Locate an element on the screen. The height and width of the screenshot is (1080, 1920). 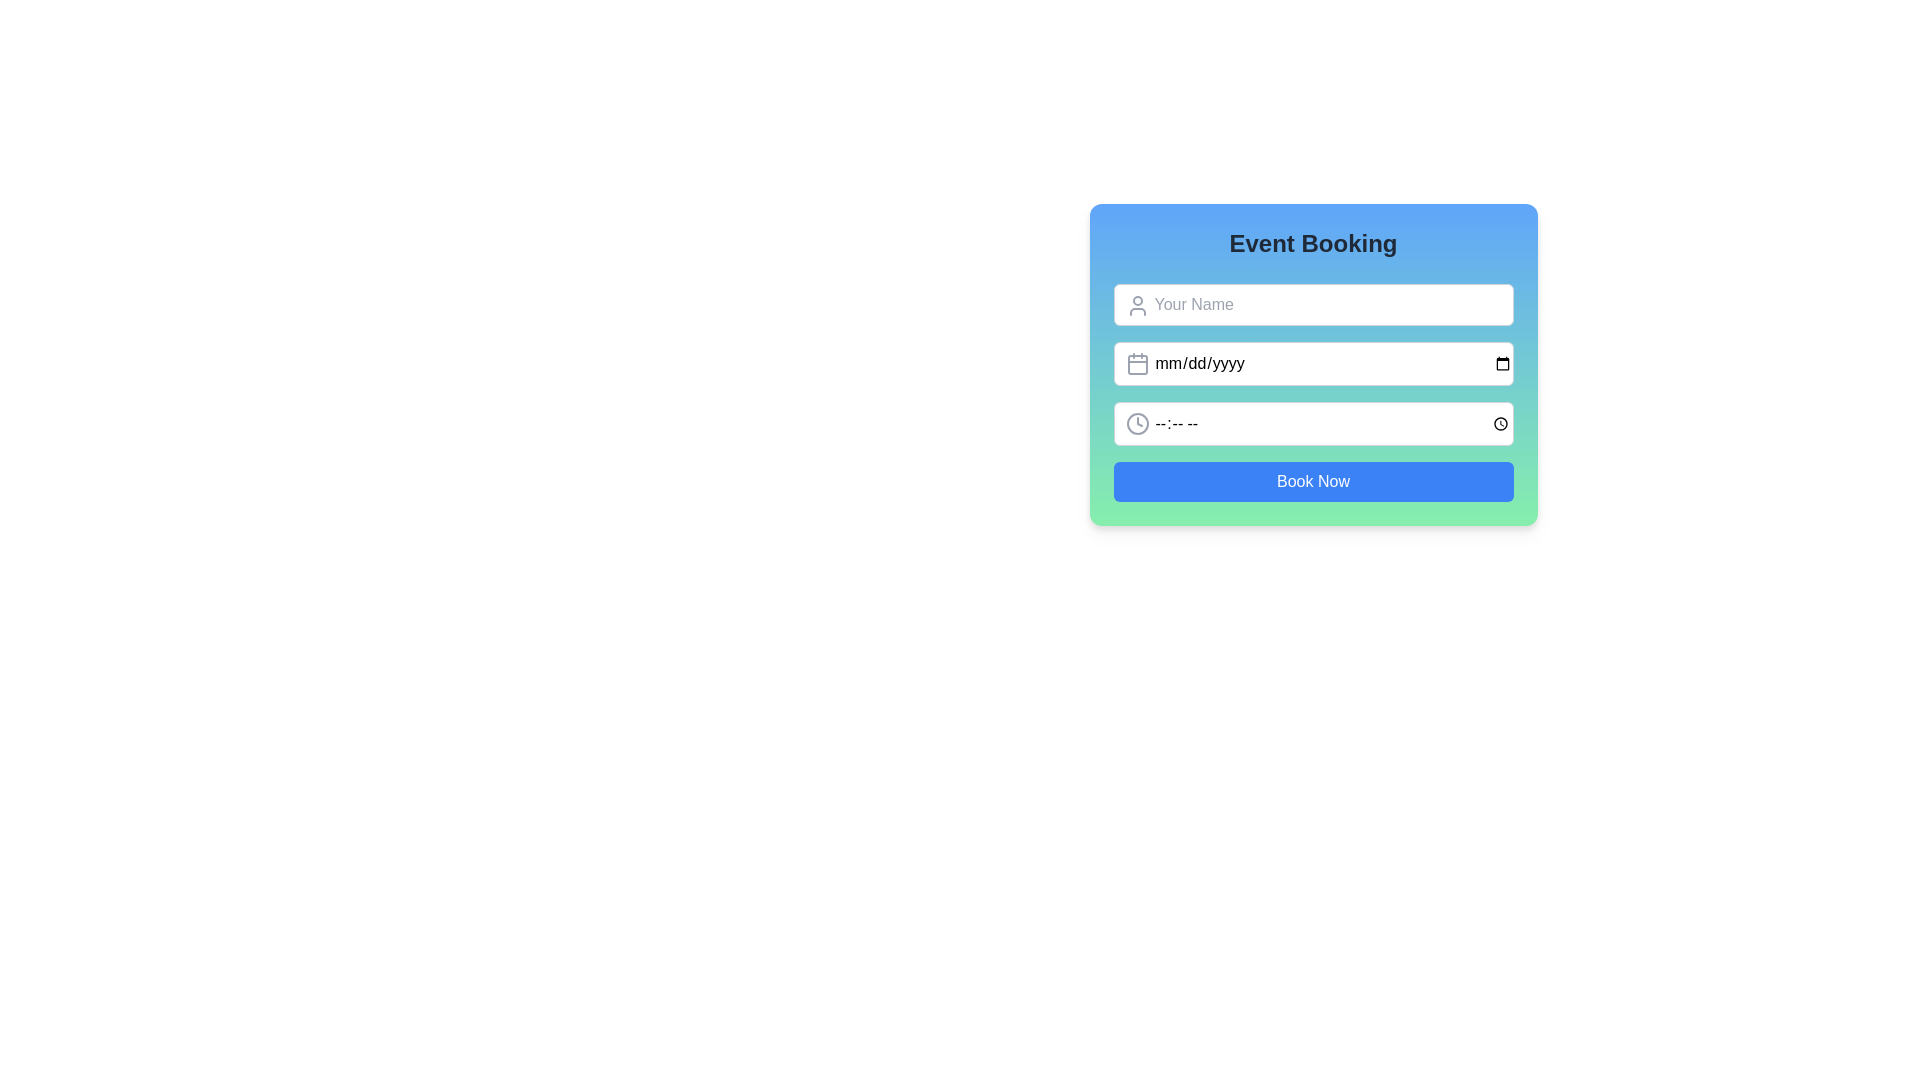
the icon that indicates the purpose of the text input field for entering a user's name is located at coordinates (1137, 305).